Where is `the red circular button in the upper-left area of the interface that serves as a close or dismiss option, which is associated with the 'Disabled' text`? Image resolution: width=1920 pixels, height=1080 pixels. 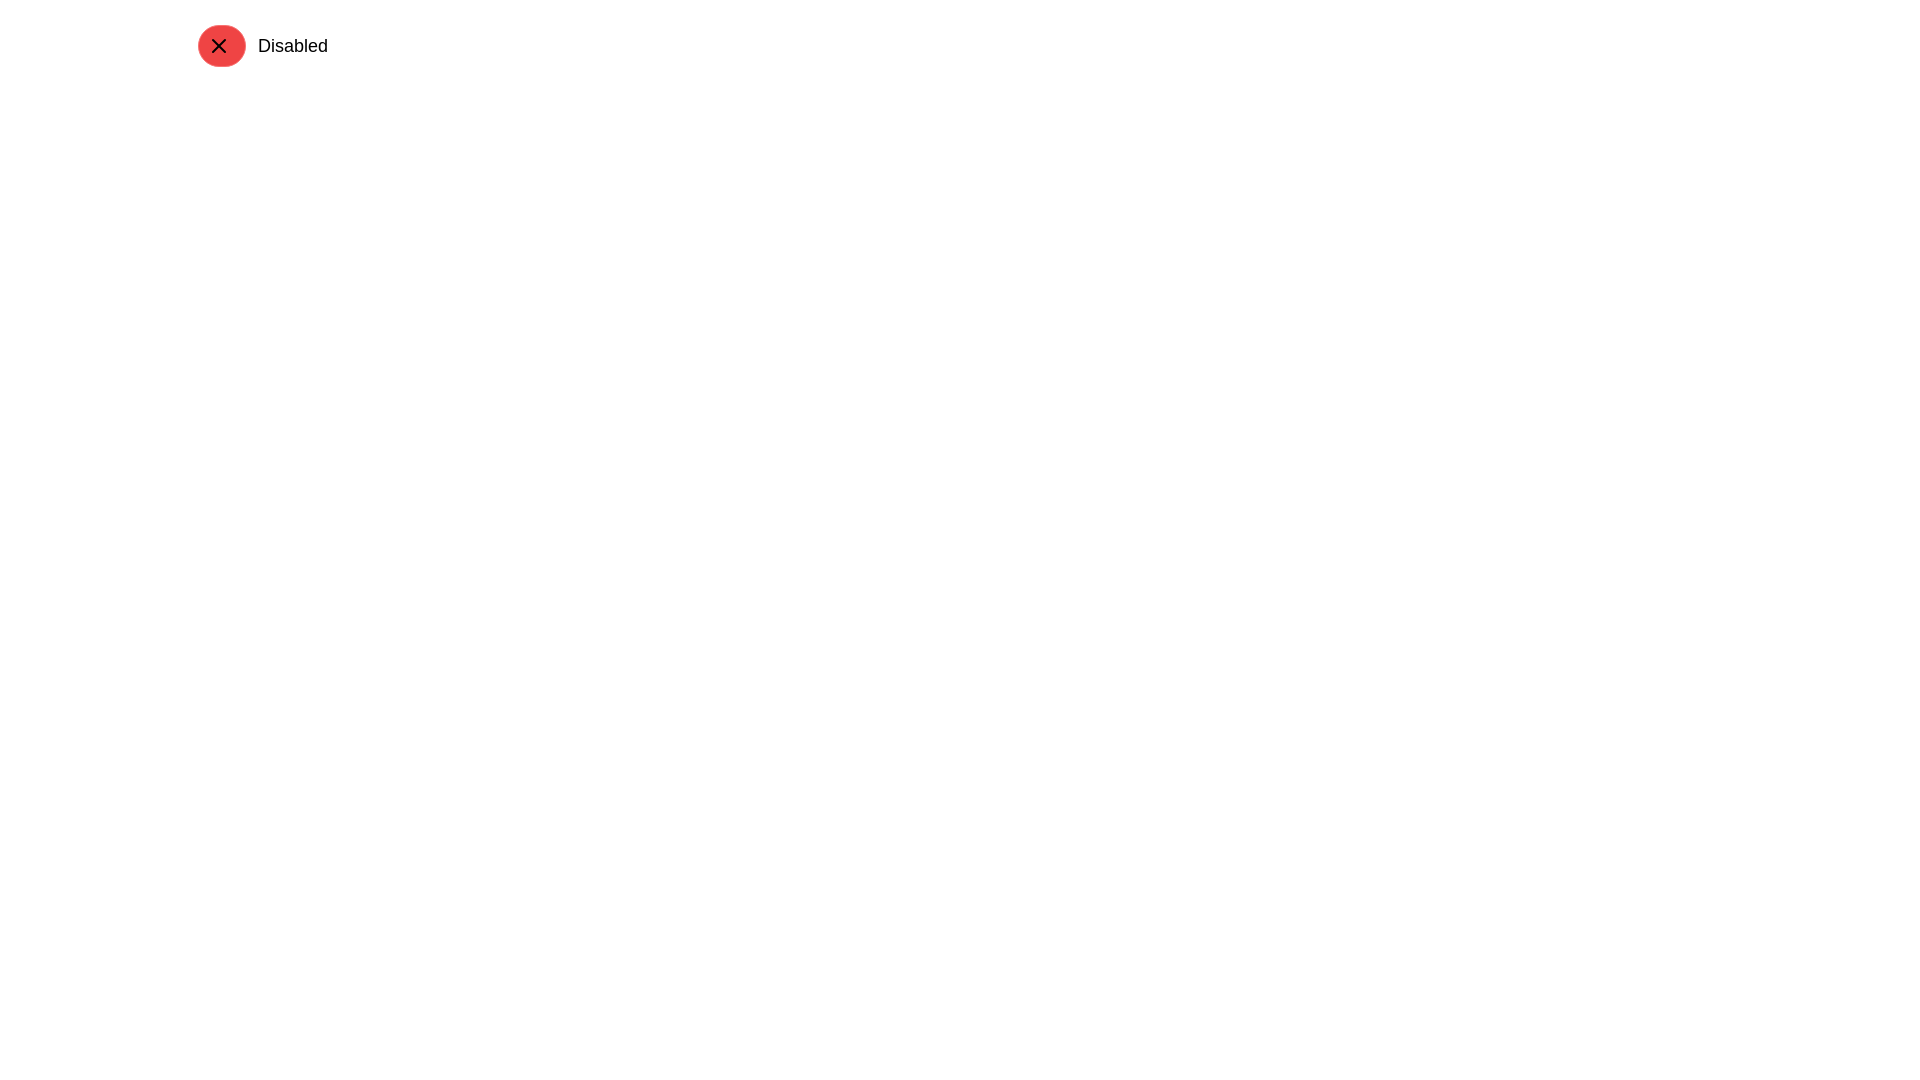
the red circular button in the upper-left area of the interface that serves as a close or dismiss option, which is associated with the 'Disabled' text is located at coordinates (219, 45).